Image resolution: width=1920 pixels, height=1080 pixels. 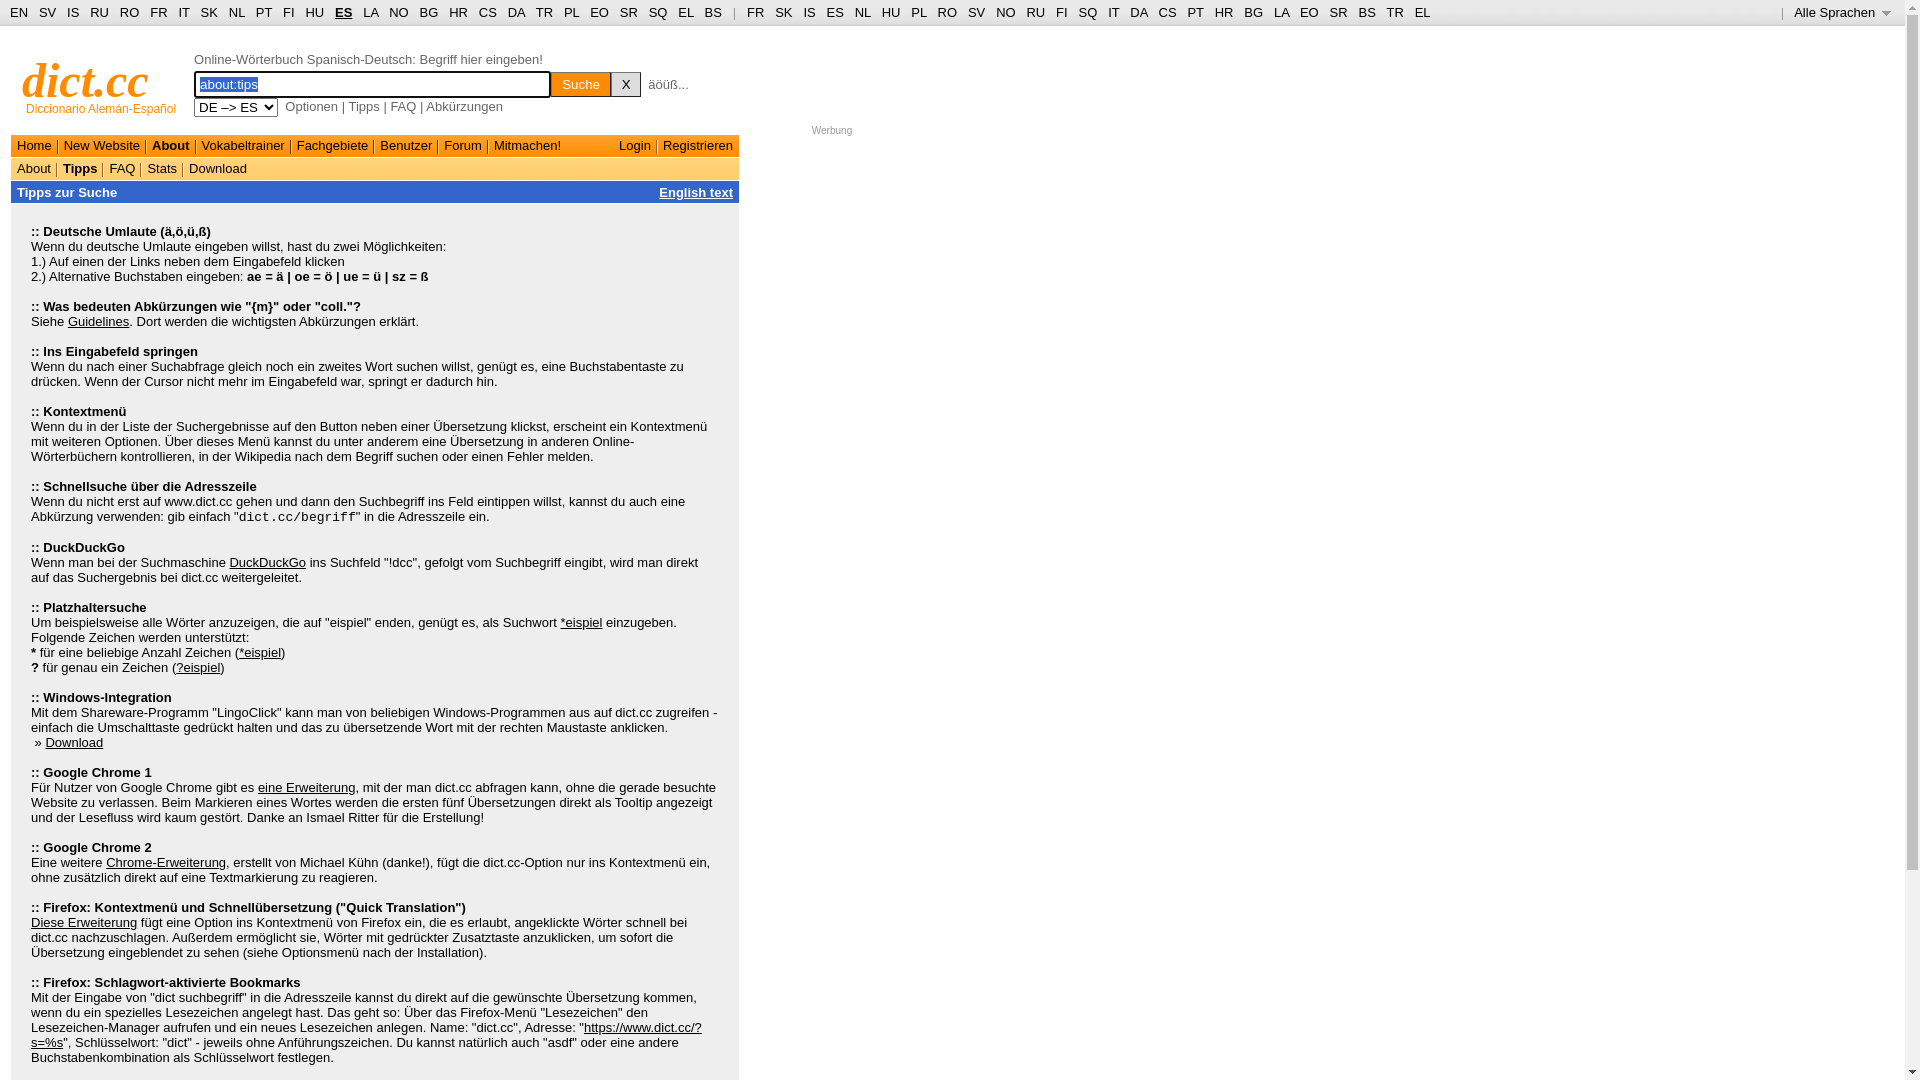 What do you see at coordinates (910, 12) in the screenshot?
I see `'PL'` at bounding box center [910, 12].